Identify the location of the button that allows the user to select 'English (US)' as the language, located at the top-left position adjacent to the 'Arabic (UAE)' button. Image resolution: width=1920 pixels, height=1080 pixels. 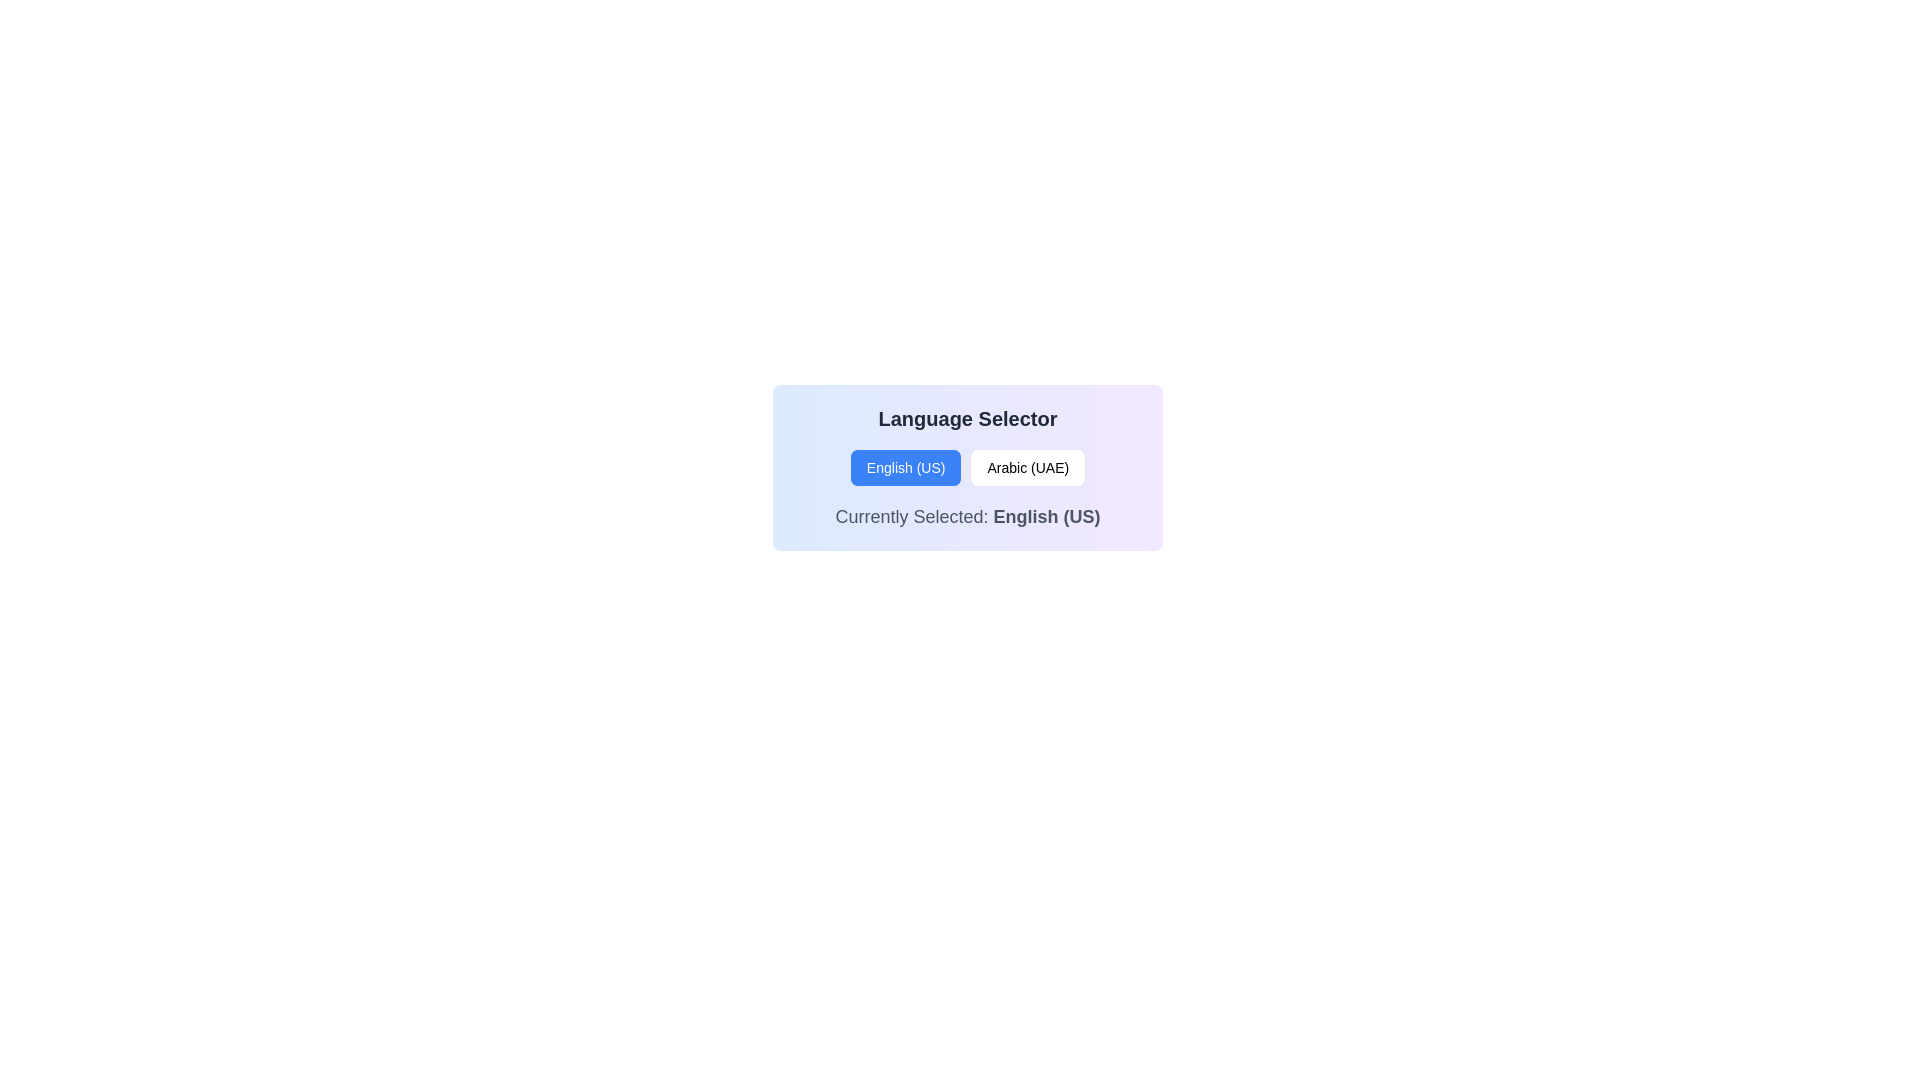
(905, 467).